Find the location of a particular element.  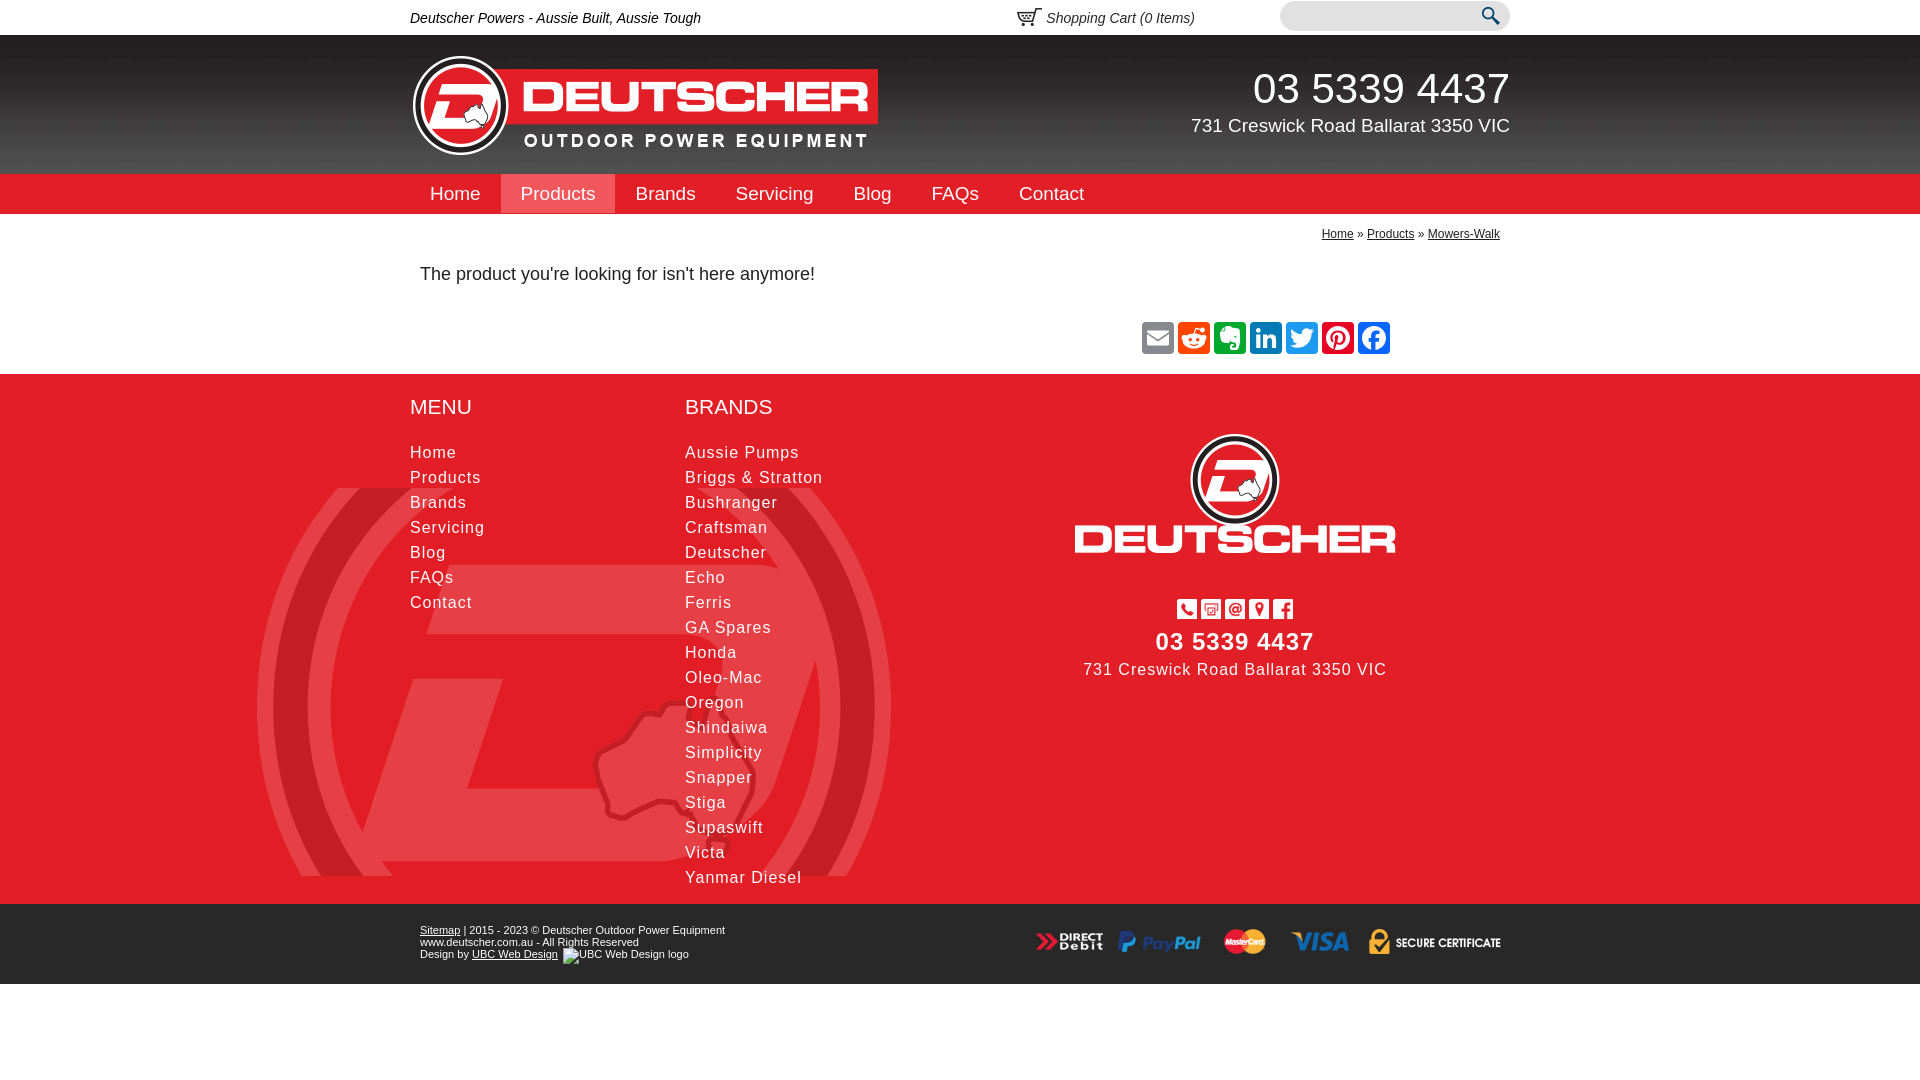

'Craftsman' is located at coordinates (725, 526).